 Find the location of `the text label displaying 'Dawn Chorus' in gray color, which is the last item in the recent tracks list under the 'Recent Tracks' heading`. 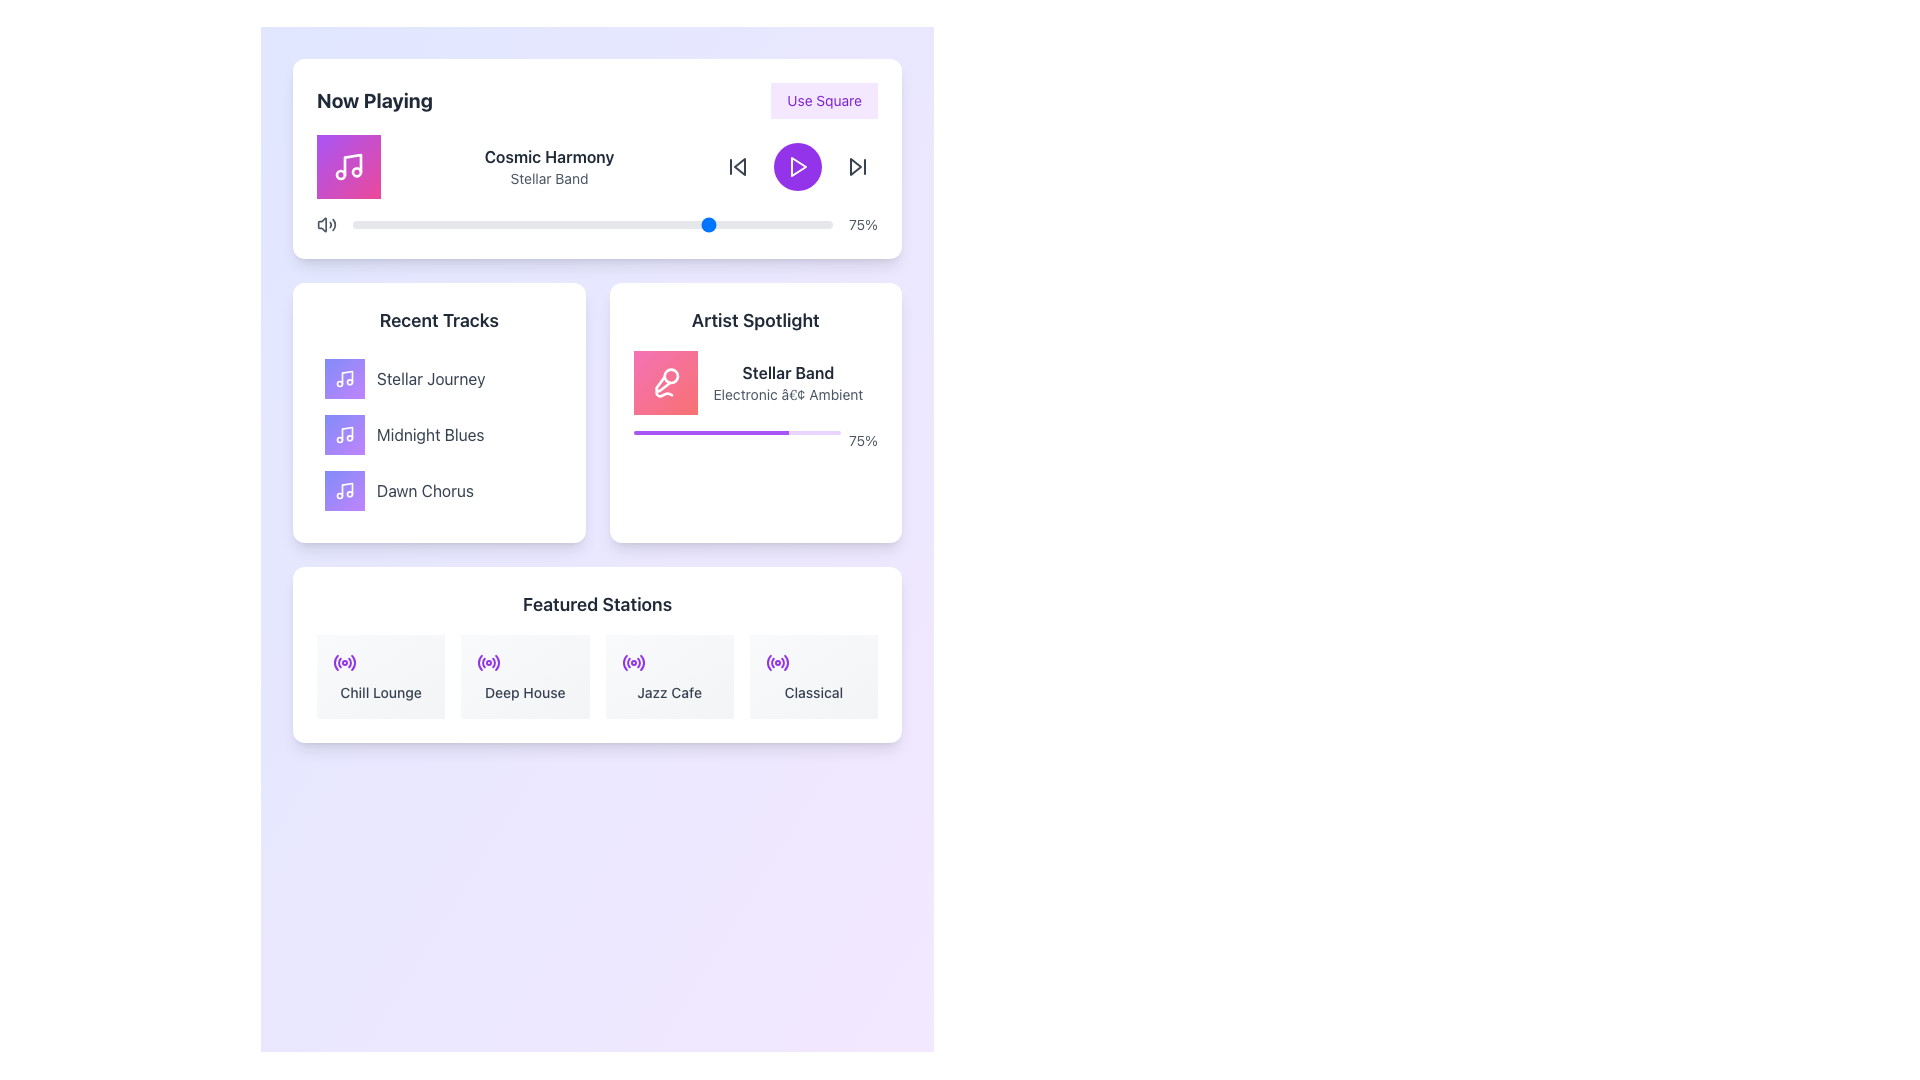

the text label displaying 'Dawn Chorus' in gray color, which is the last item in the recent tracks list under the 'Recent Tracks' heading is located at coordinates (424, 490).